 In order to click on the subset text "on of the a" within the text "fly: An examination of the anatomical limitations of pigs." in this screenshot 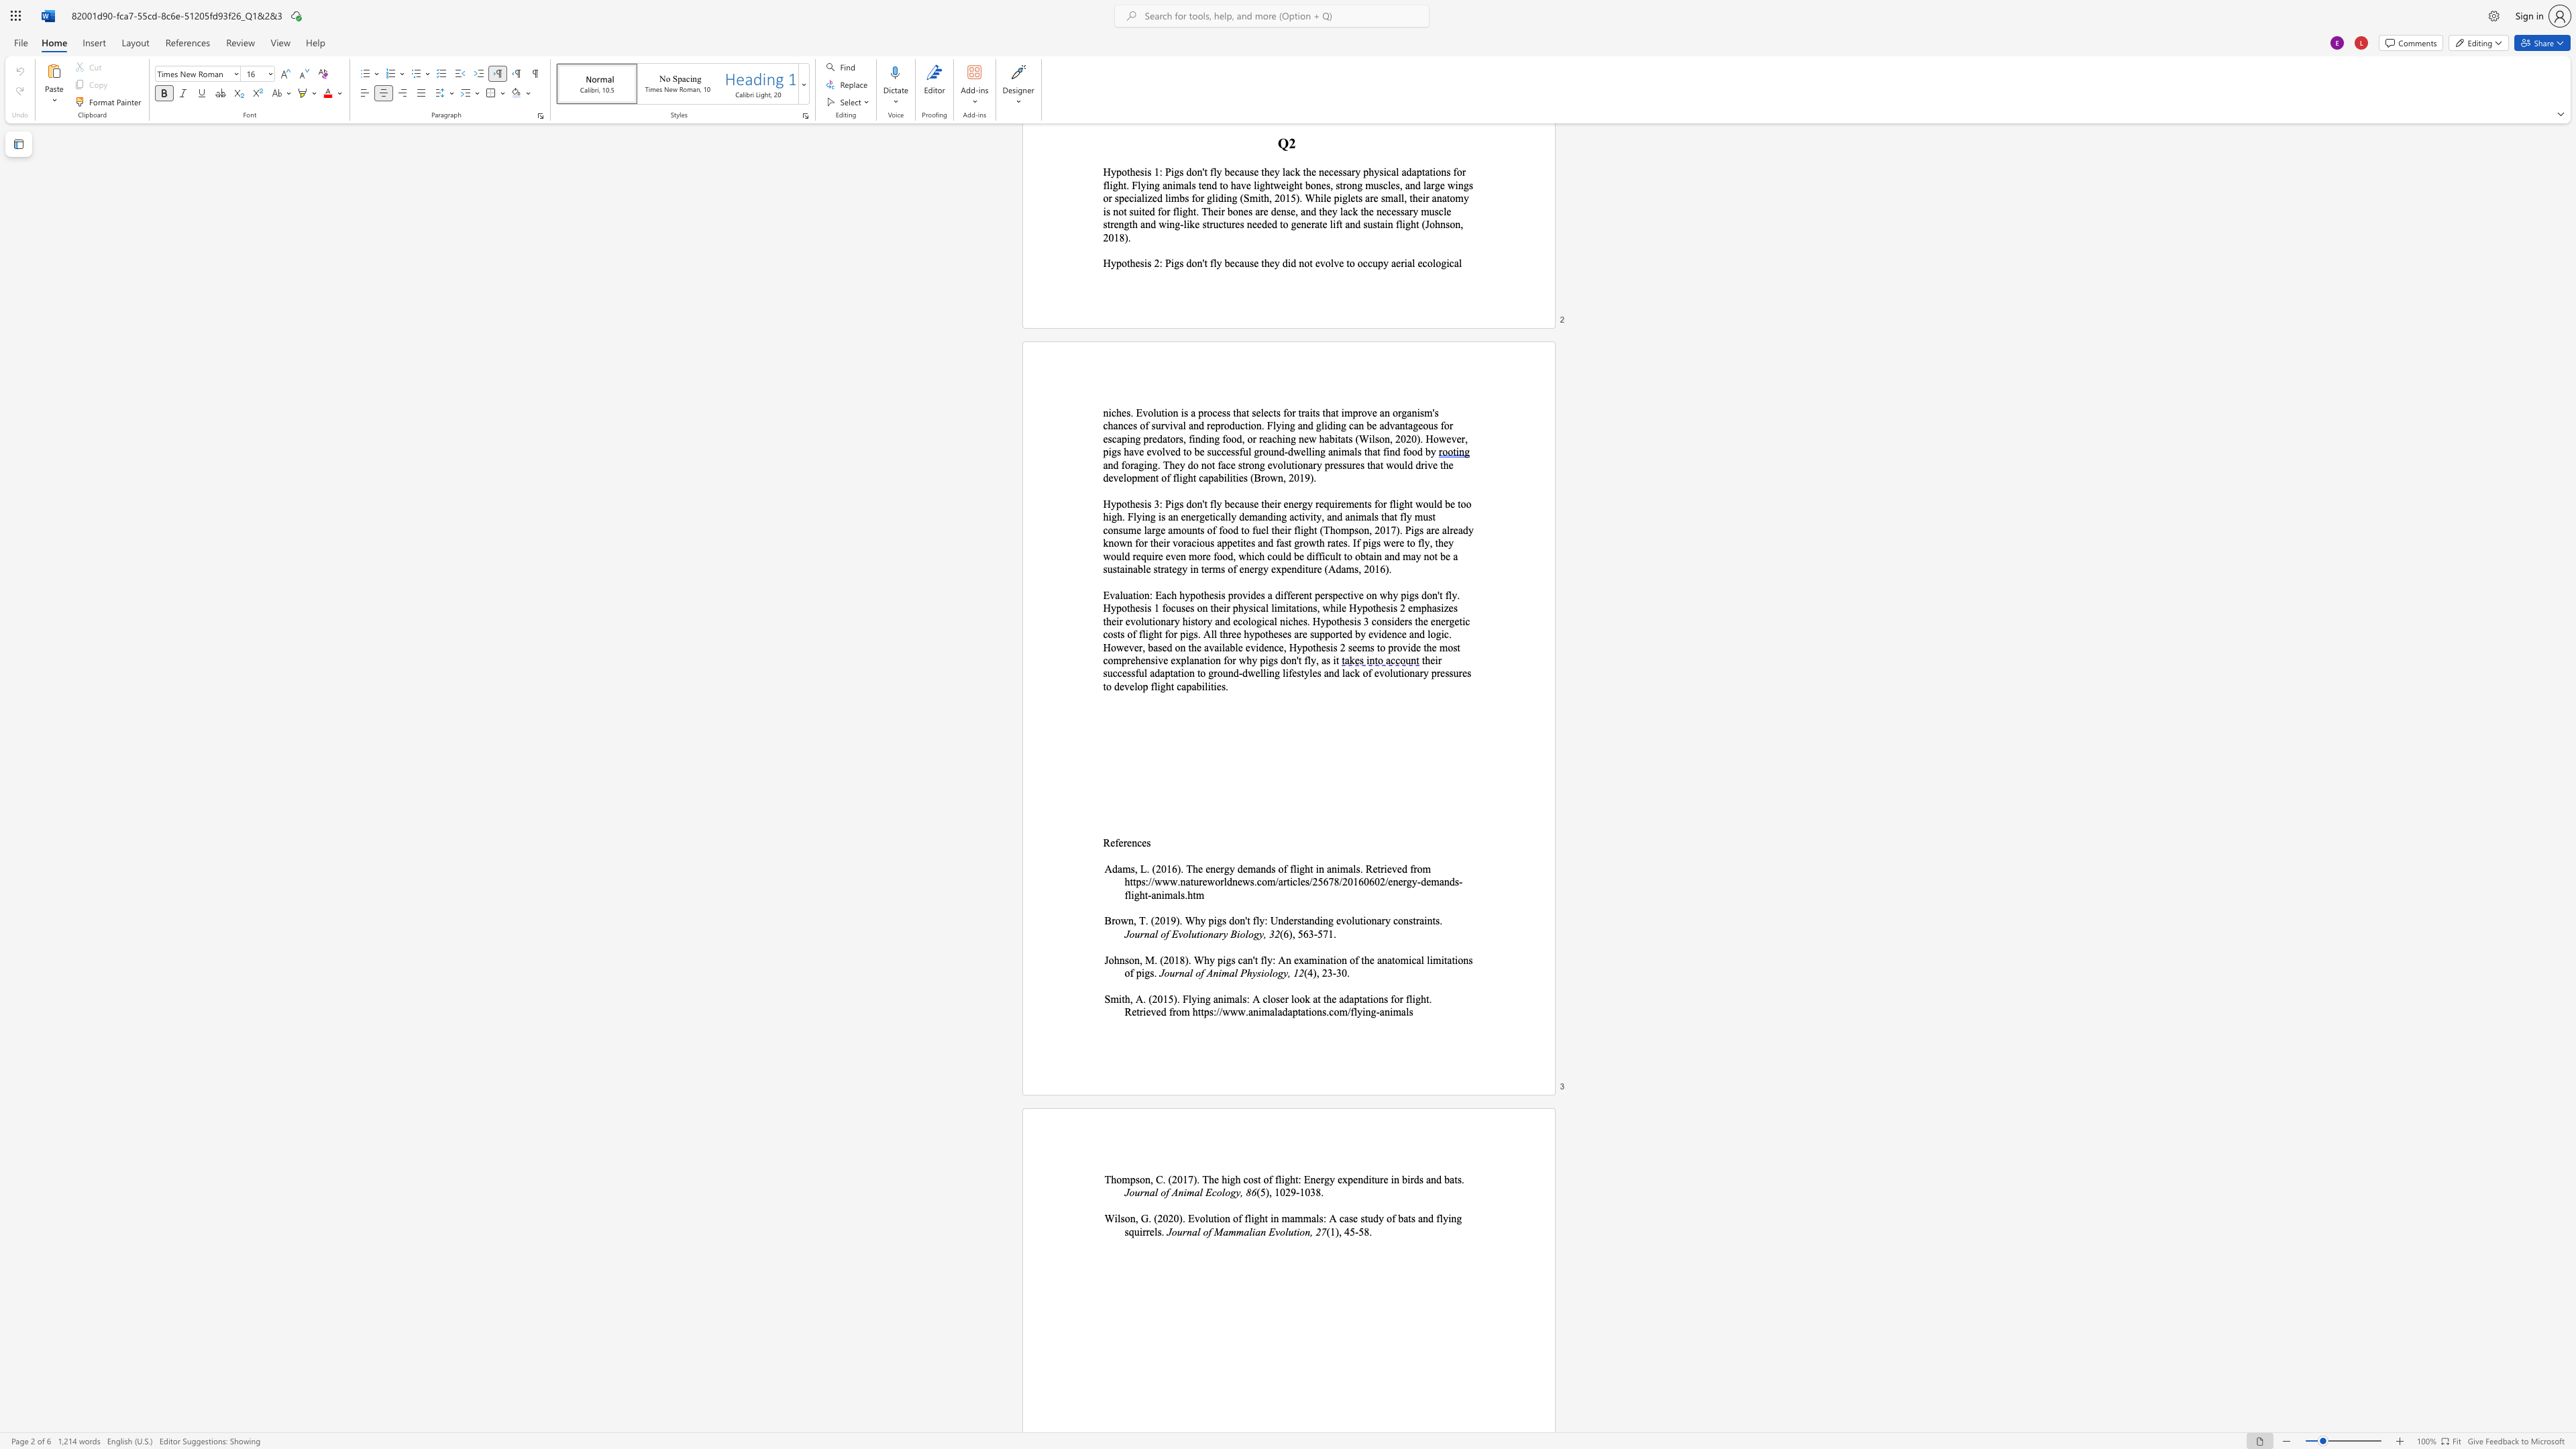, I will do `click(1336, 959)`.